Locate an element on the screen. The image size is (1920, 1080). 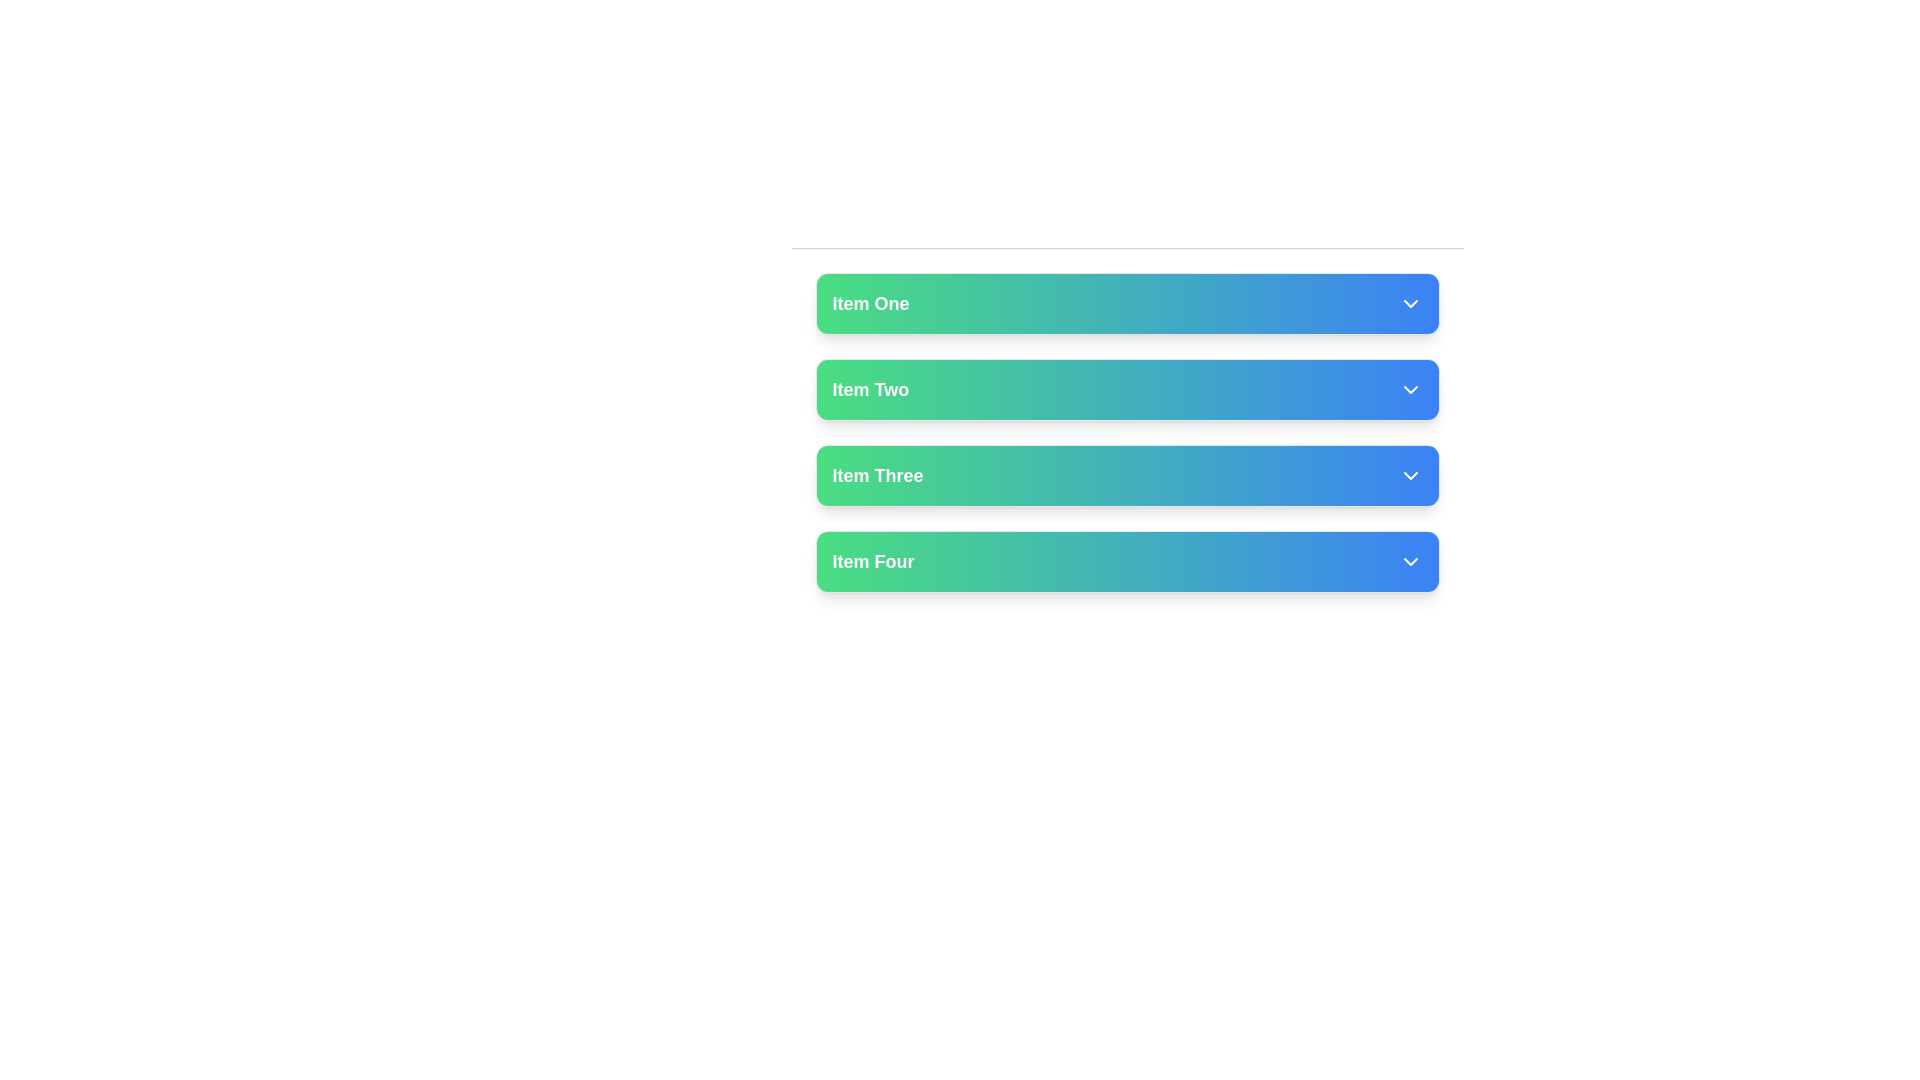
the downward-pointing chevron SVG icon that serves as a dropdown toggle indicator for 'Item Three' is located at coordinates (1409, 475).